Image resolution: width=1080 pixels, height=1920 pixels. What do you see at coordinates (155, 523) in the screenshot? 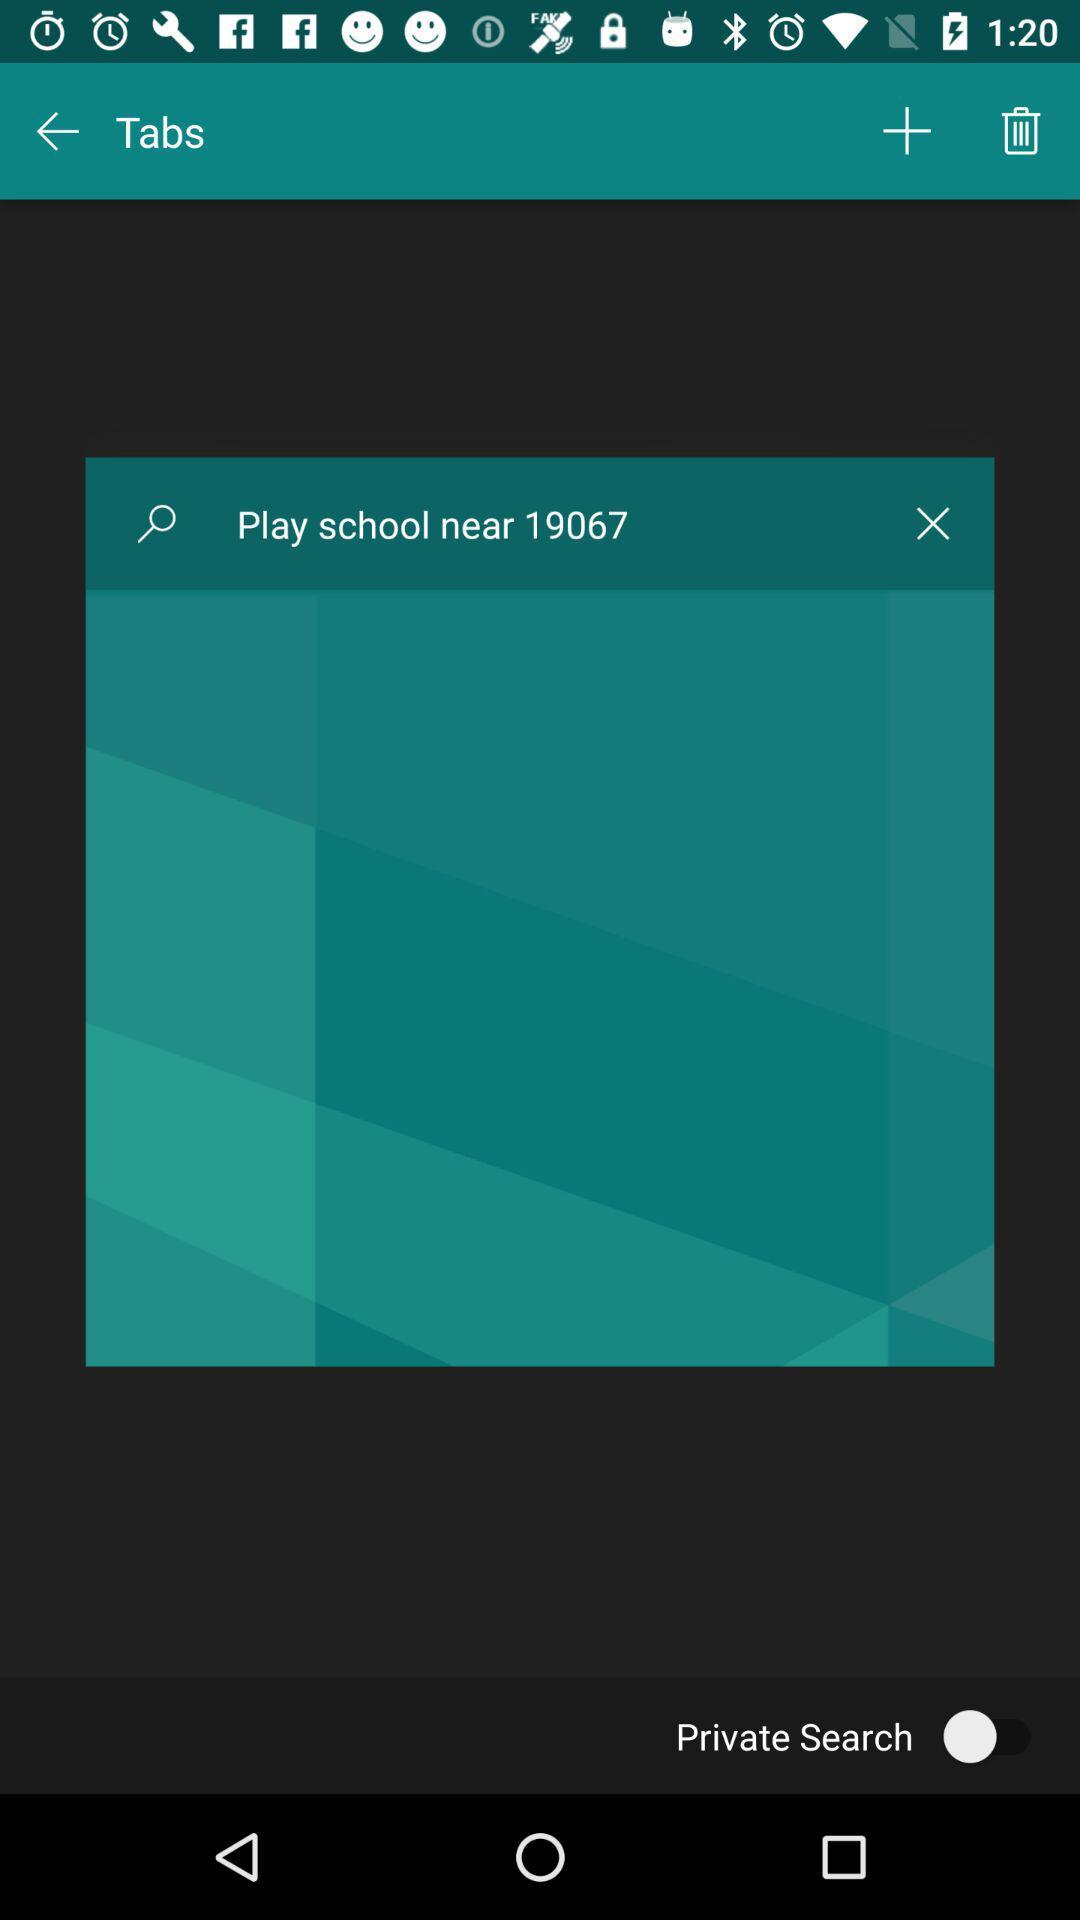
I see `icon to the left of the play school near icon` at bounding box center [155, 523].